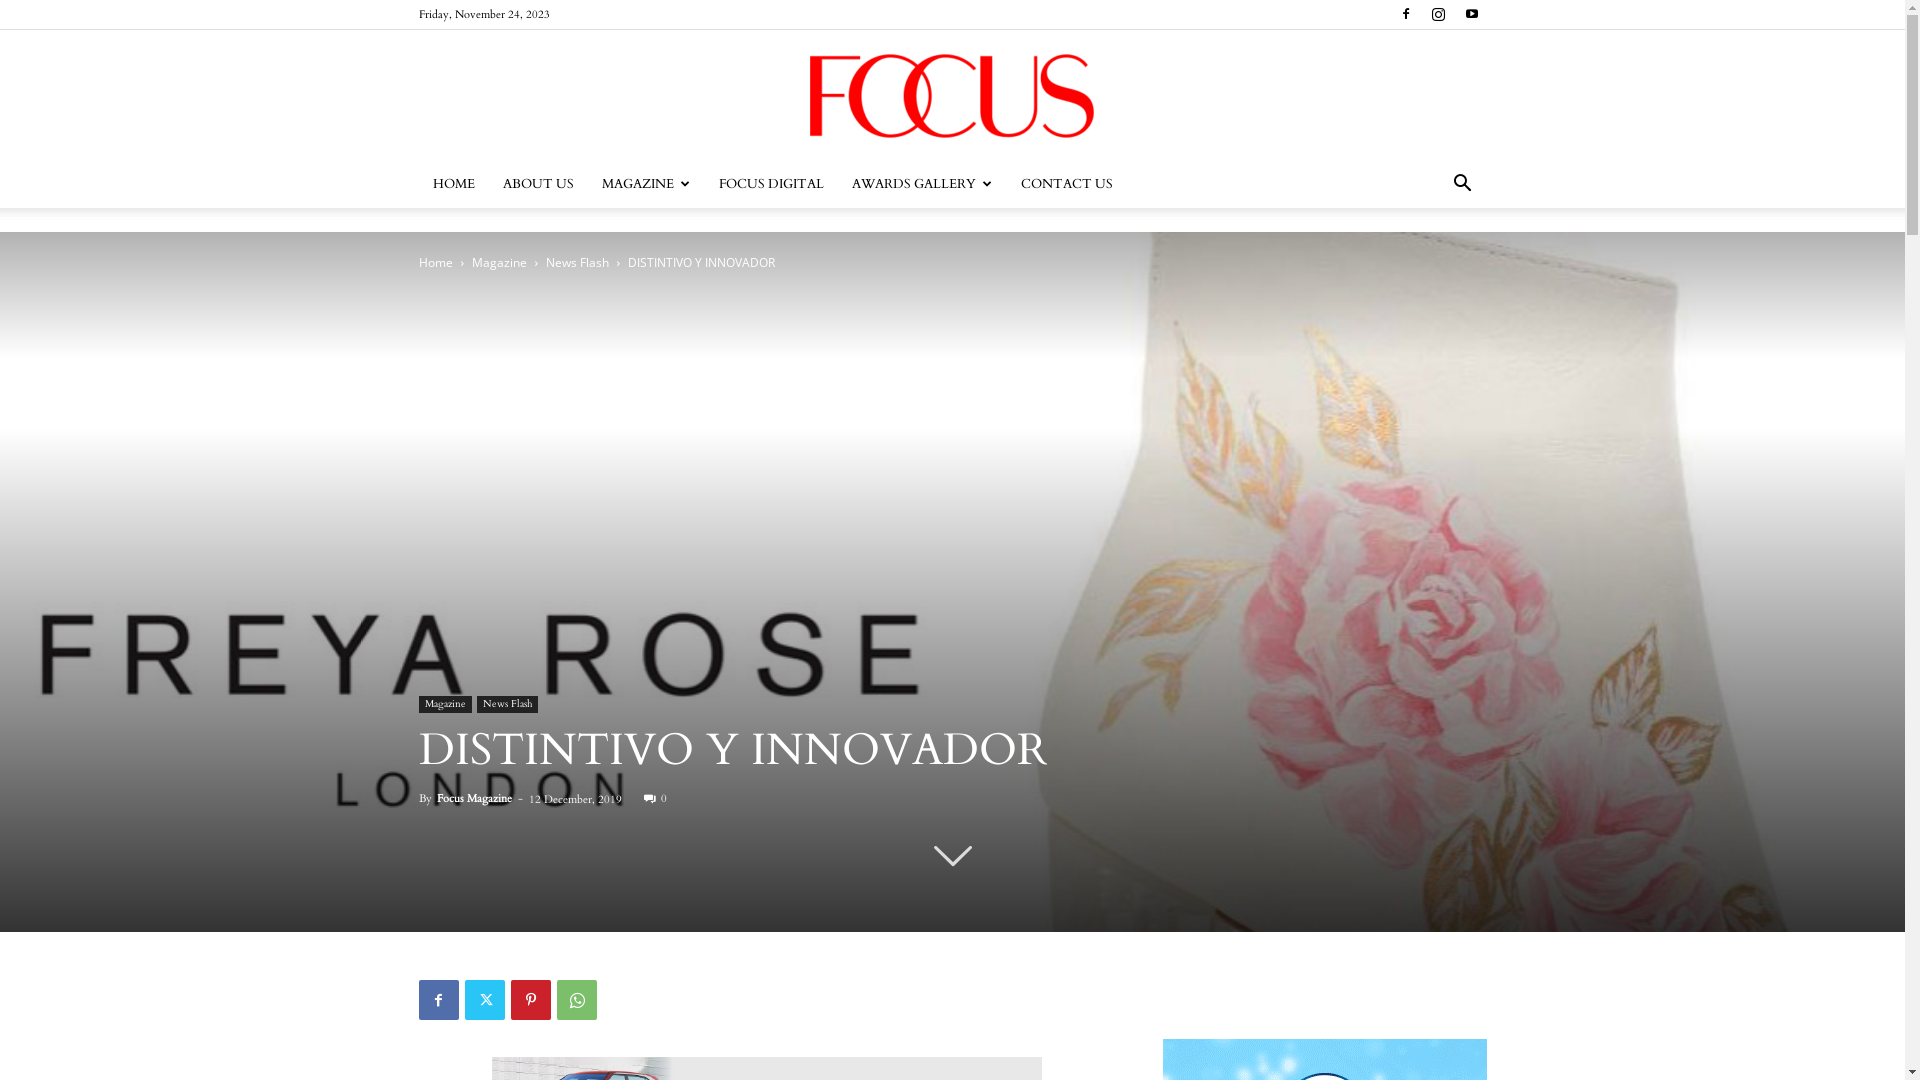 The image size is (1920, 1080). I want to click on 'Twitter', so click(463, 999).